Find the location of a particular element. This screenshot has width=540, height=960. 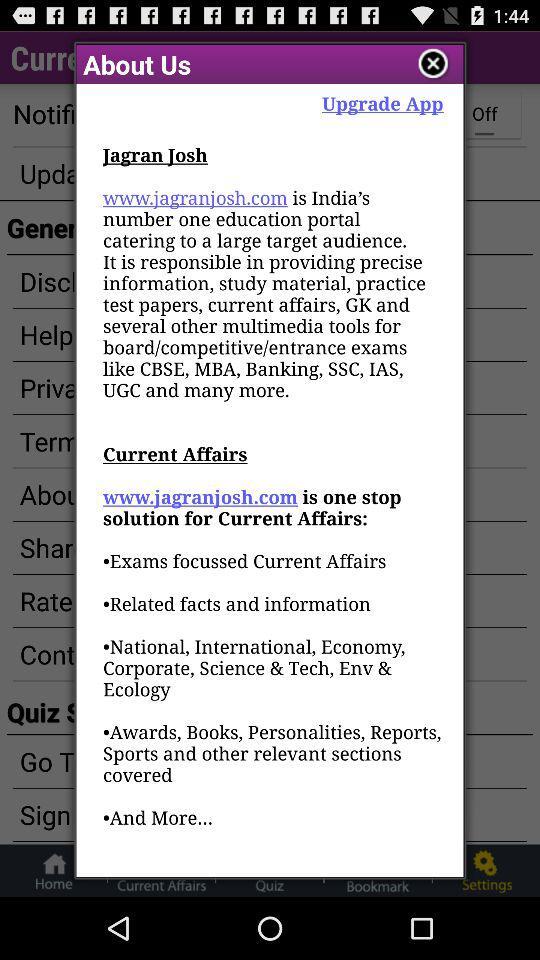

upgrade app icon is located at coordinates (382, 103).